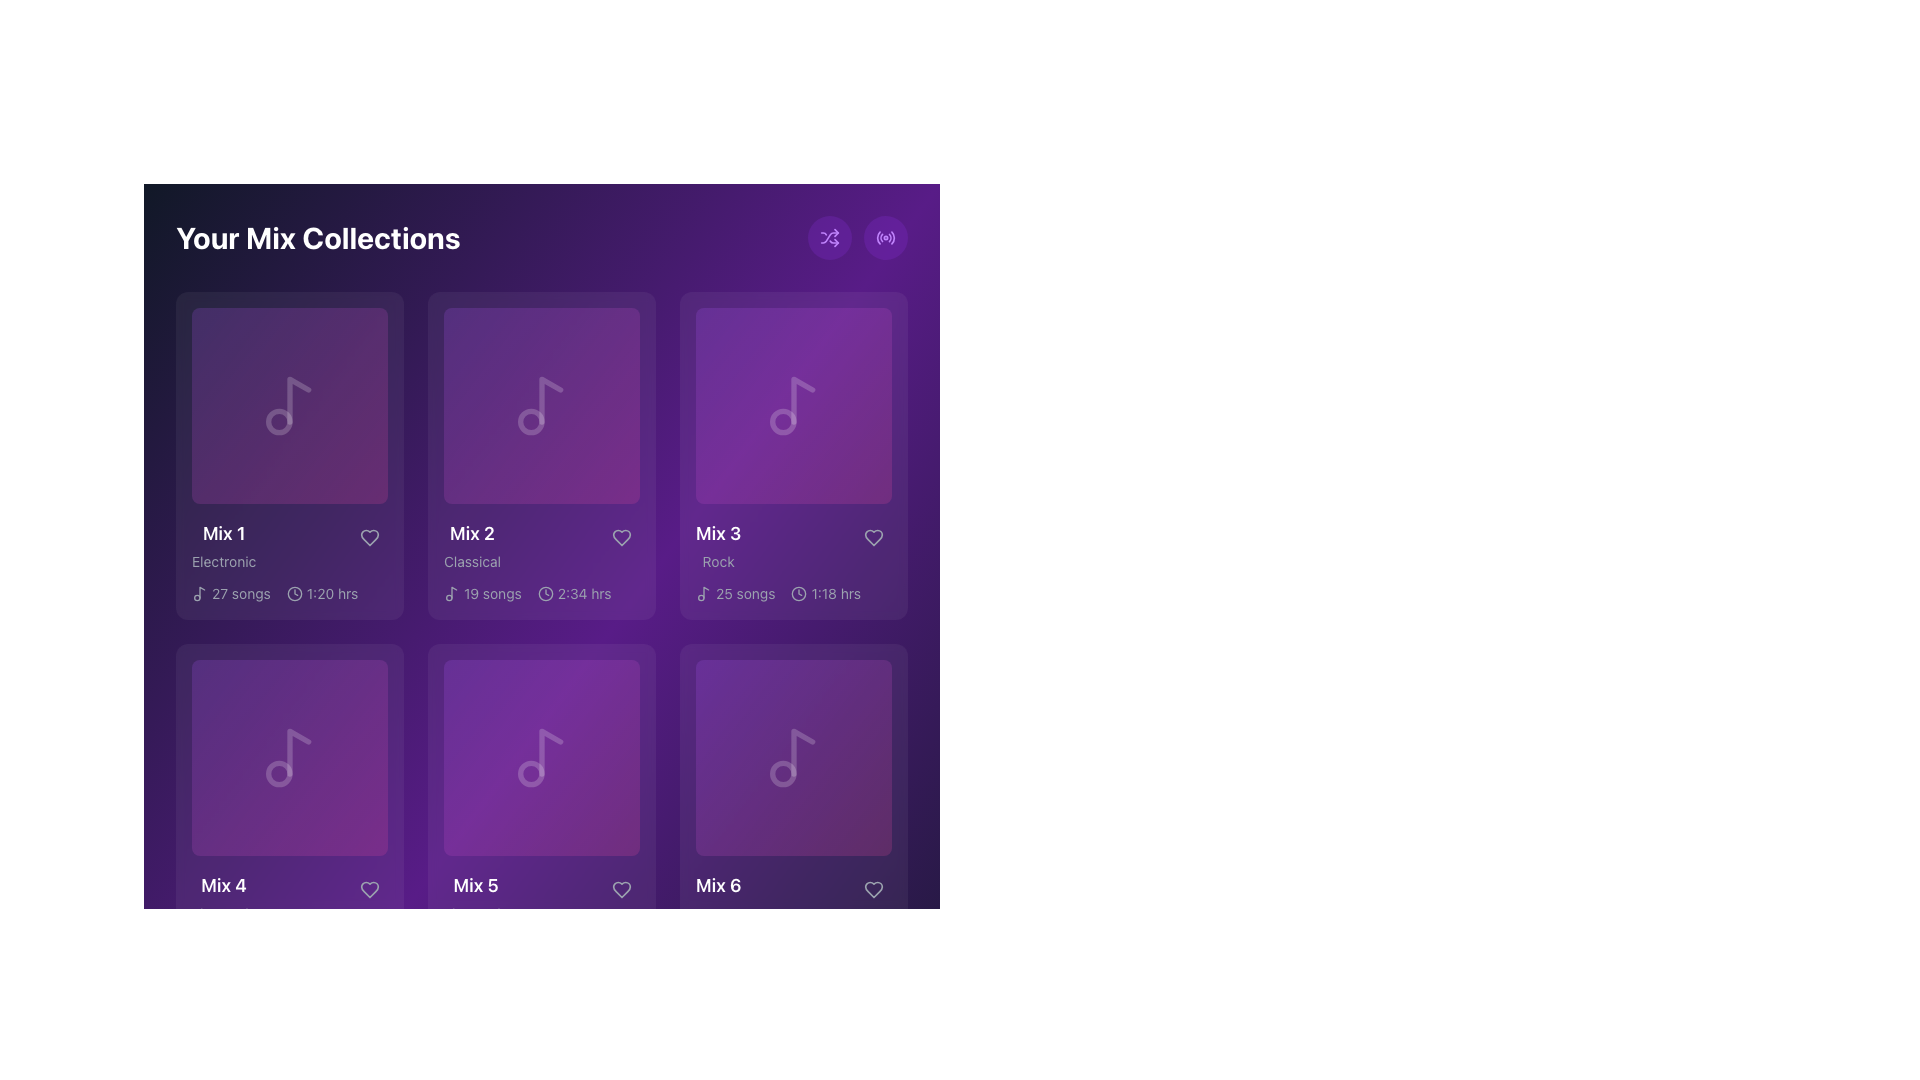 Image resolution: width=1920 pixels, height=1080 pixels. What do you see at coordinates (542, 806) in the screenshot?
I see `the fifth card in the music mix grid` at bounding box center [542, 806].